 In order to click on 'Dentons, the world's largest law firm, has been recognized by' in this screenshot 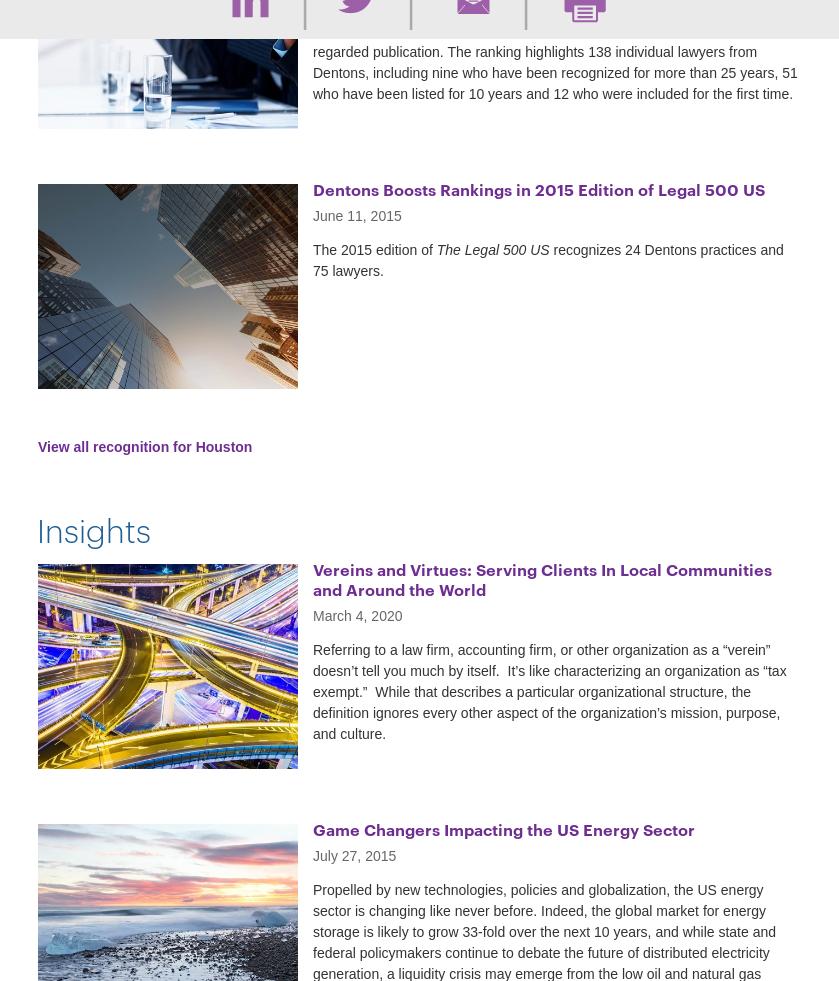, I will do `click(501, 8)`.